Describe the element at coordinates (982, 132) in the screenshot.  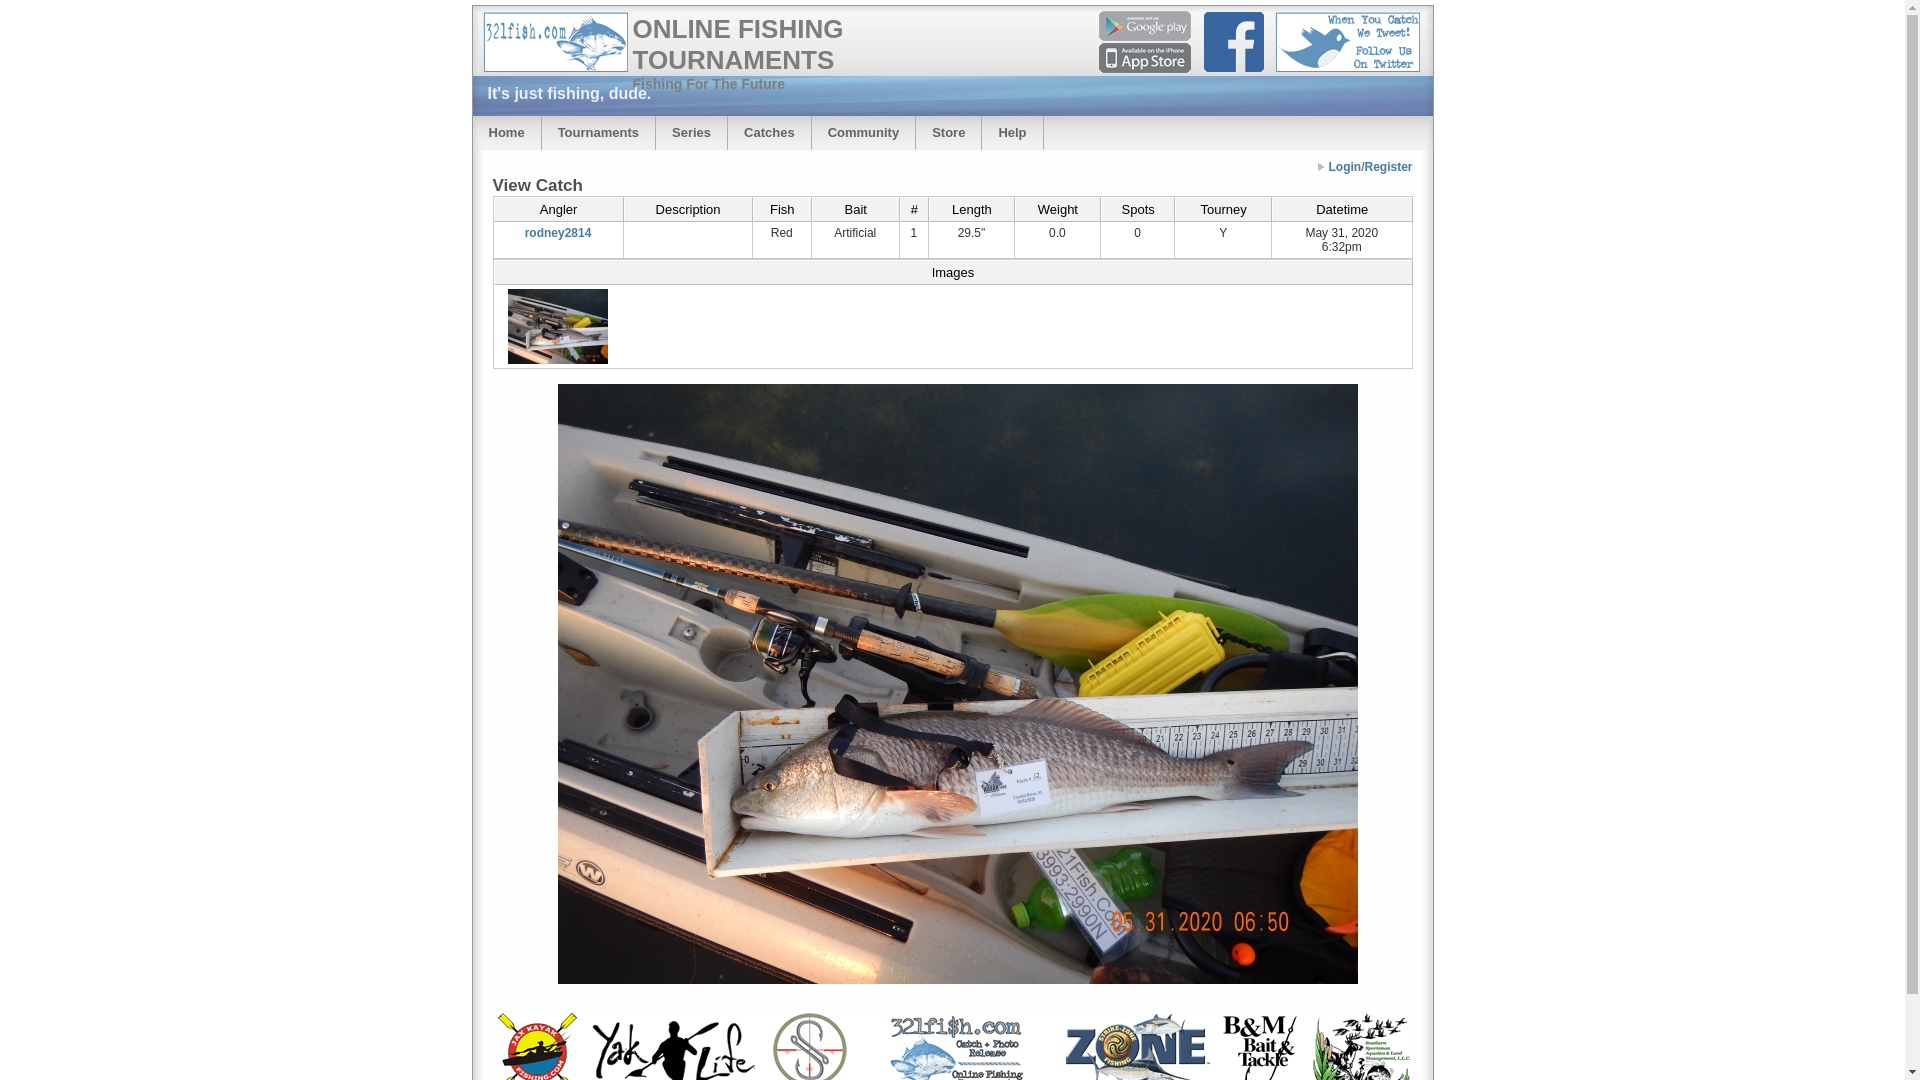
I see `'Help'` at that location.